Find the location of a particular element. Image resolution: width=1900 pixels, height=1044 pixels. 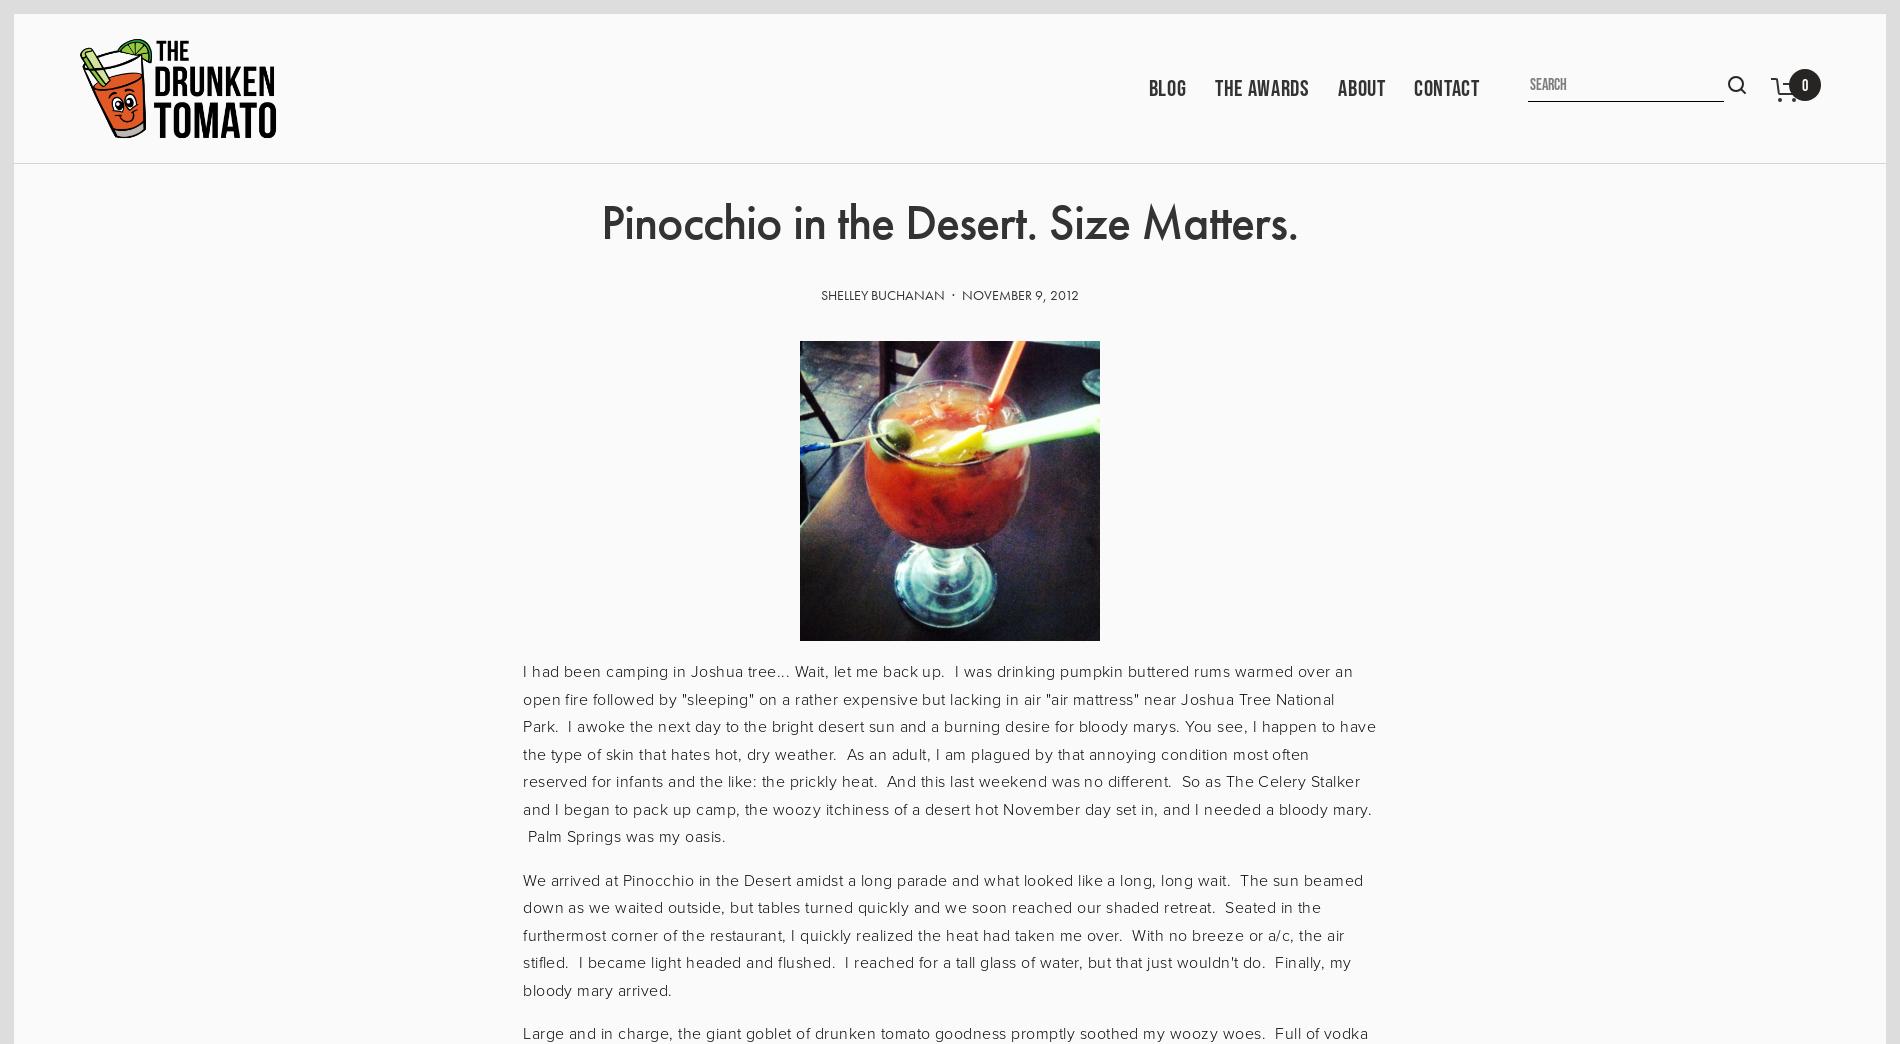

'About' is located at coordinates (1360, 86).